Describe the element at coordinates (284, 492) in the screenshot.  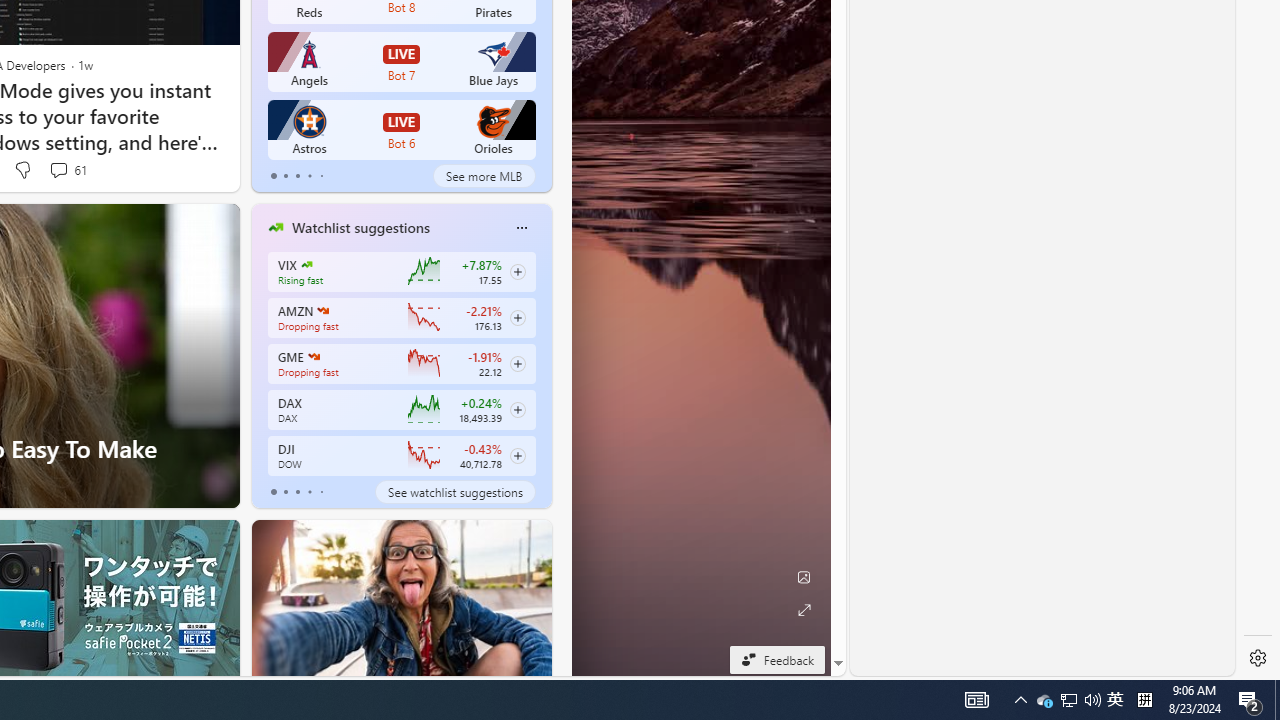
I see `'tab-1'` at that location.